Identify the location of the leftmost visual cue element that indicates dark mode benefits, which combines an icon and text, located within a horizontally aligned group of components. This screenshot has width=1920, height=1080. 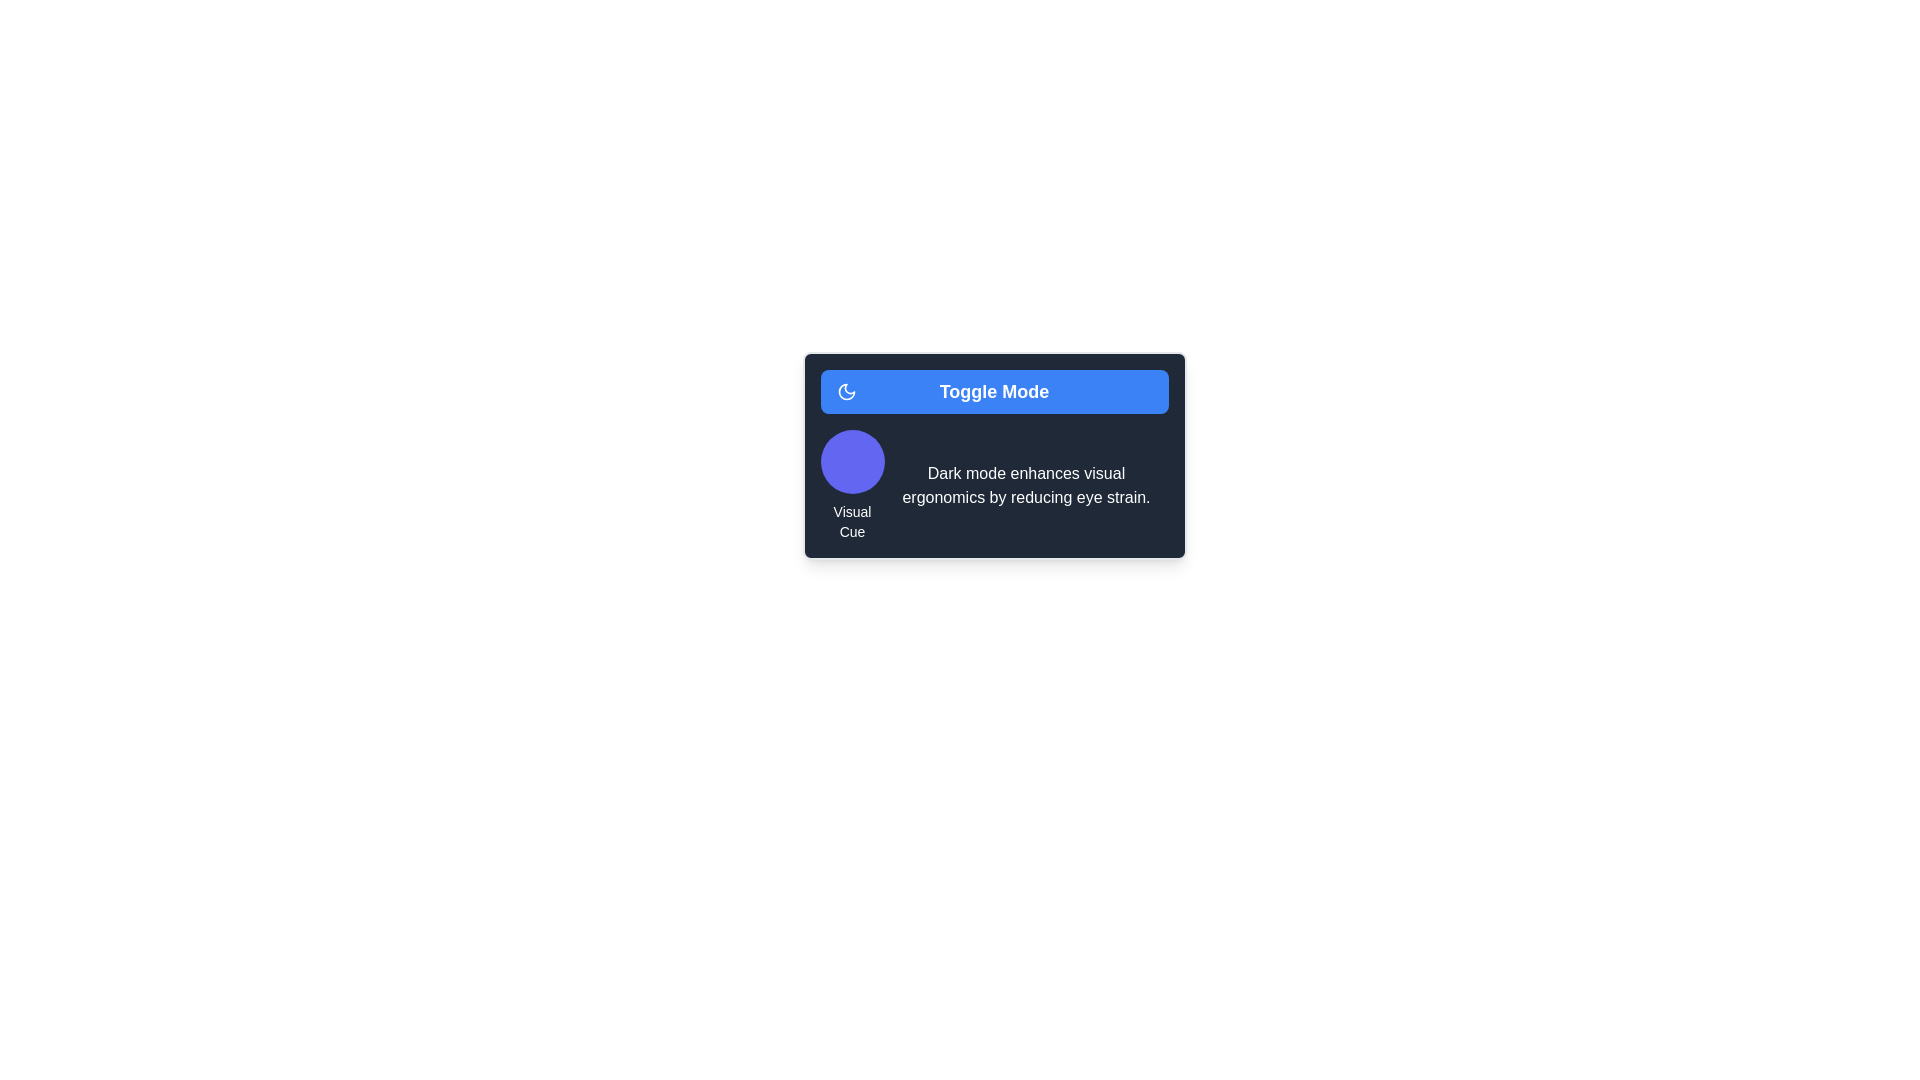
(852, 486).